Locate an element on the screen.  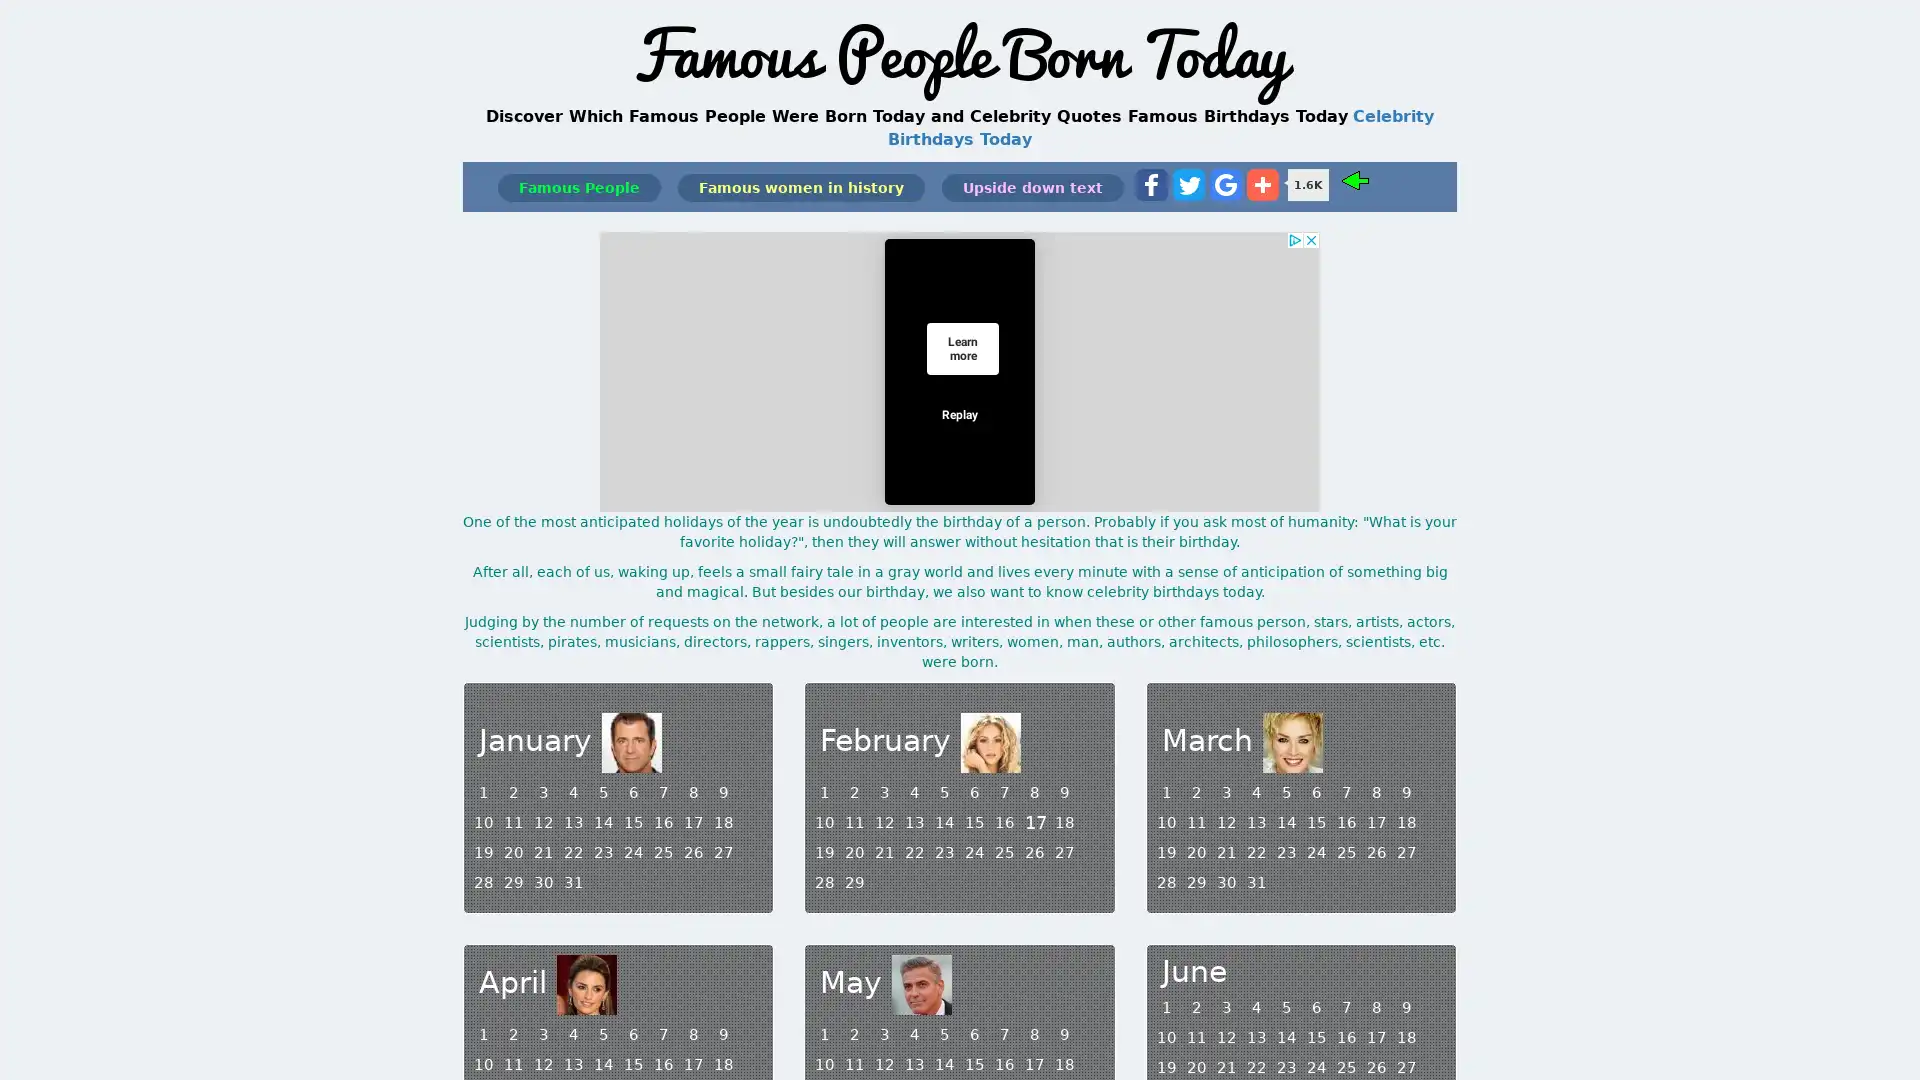
Share to Google Bookmark is located at coordinates (1224, 184).